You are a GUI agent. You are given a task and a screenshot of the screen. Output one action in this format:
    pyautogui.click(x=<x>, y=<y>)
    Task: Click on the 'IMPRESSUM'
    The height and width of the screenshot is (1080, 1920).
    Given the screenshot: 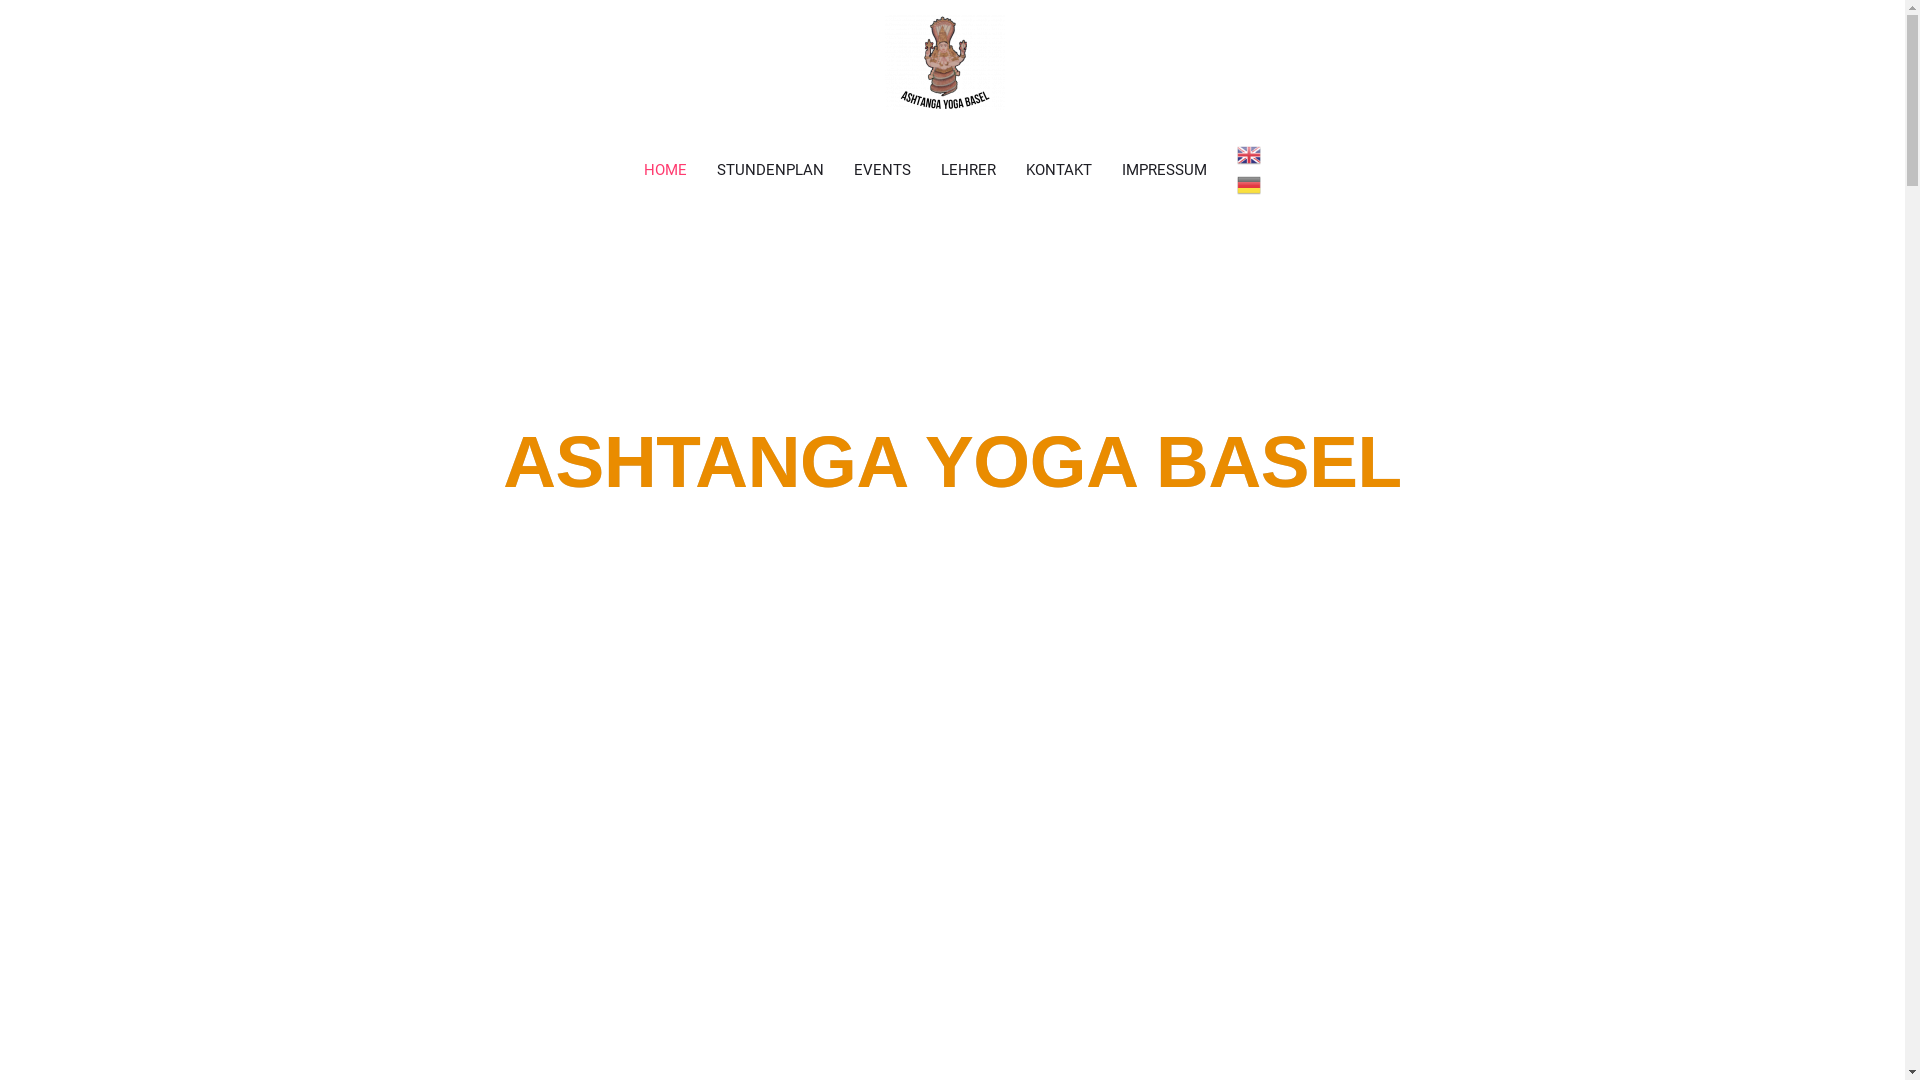 What is the action you would take?
    pyautogui.click(x=1106, y=168)
    